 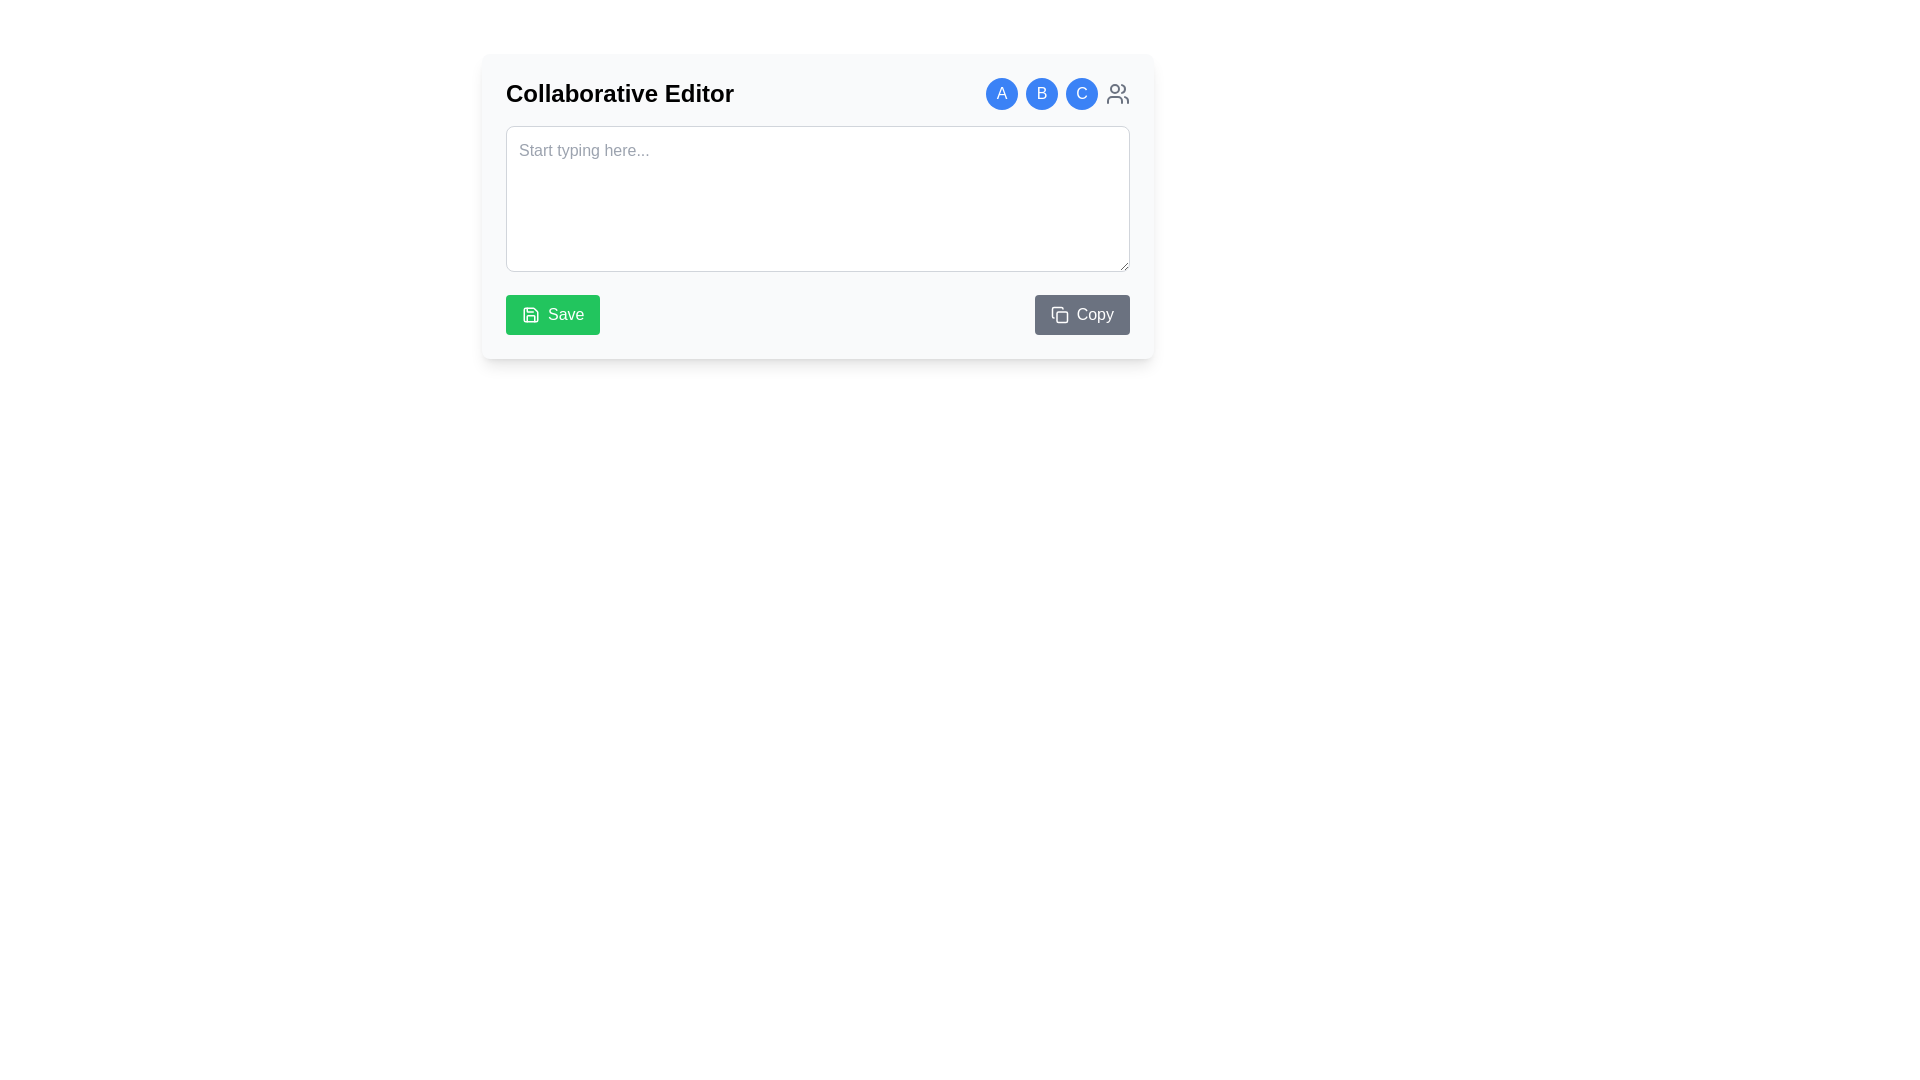 What do you see at coordinates (1081, 315) in the screenshot?
I see `the 'Copy' button, which has a gray background that darkens on hover and features white text with an icon of overlapping sheets of paper to the left` at bounding box center [1081, 315].